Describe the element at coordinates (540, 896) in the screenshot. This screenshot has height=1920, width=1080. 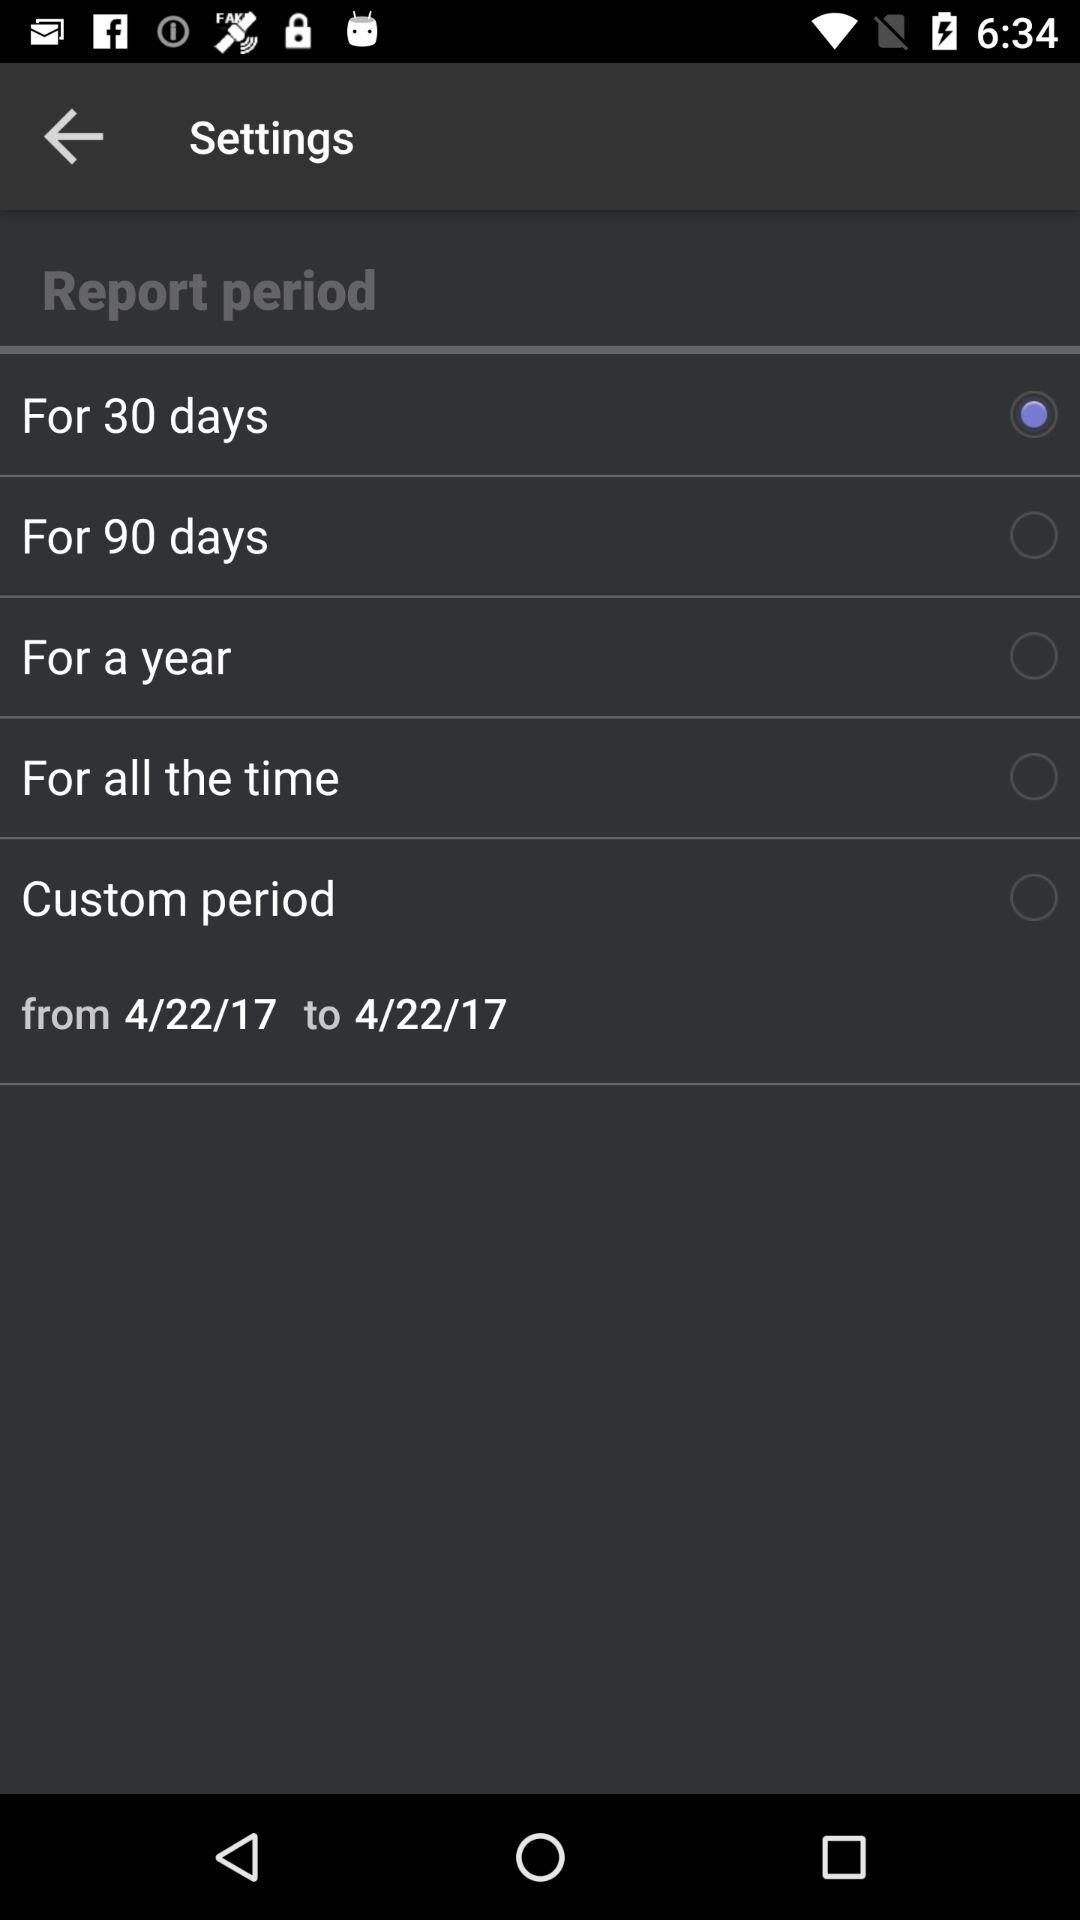
I see `icon above the from icon` at that location.